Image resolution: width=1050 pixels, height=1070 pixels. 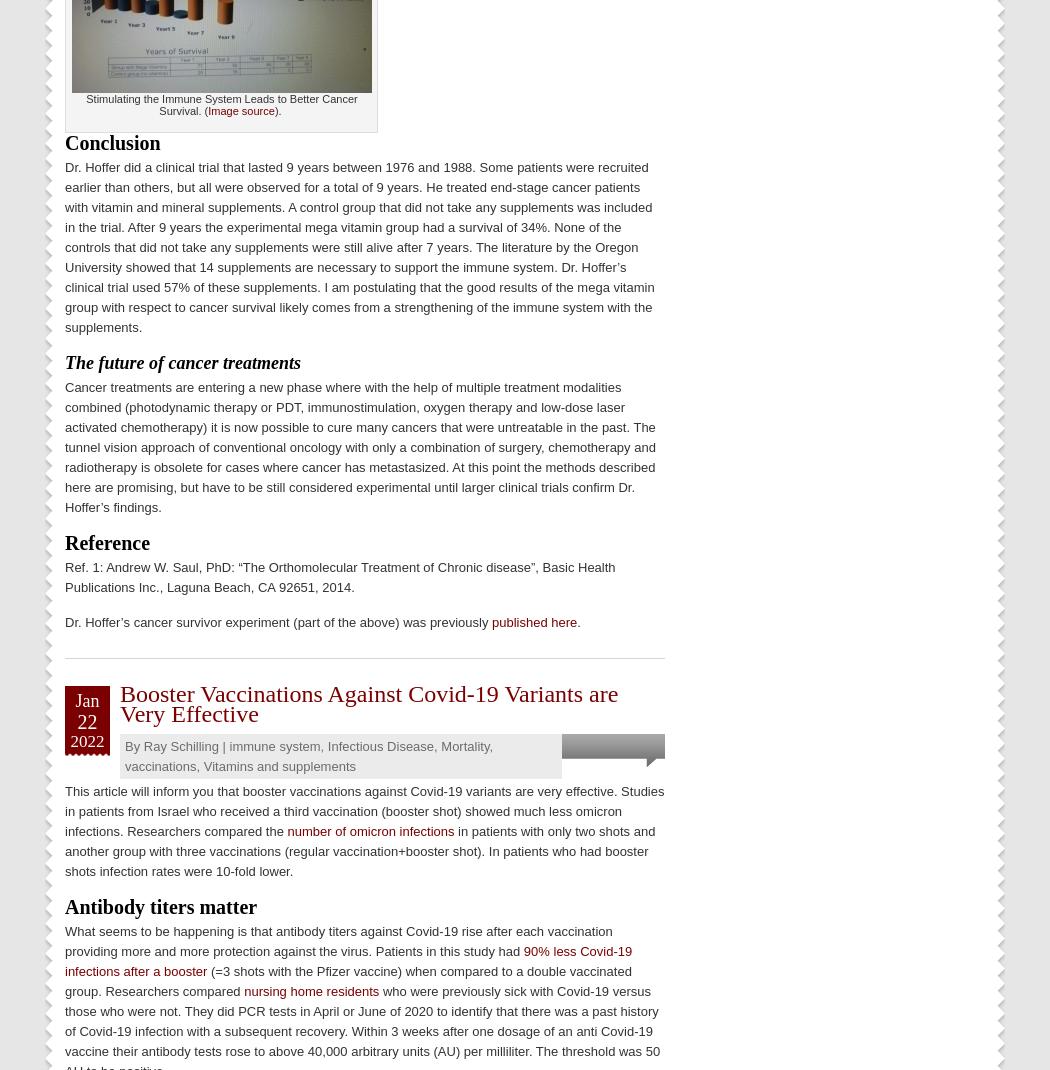 What do you see at coordinates (577, 620) in the screenshot?
I see `'.'` at bounding box center [577, 620].